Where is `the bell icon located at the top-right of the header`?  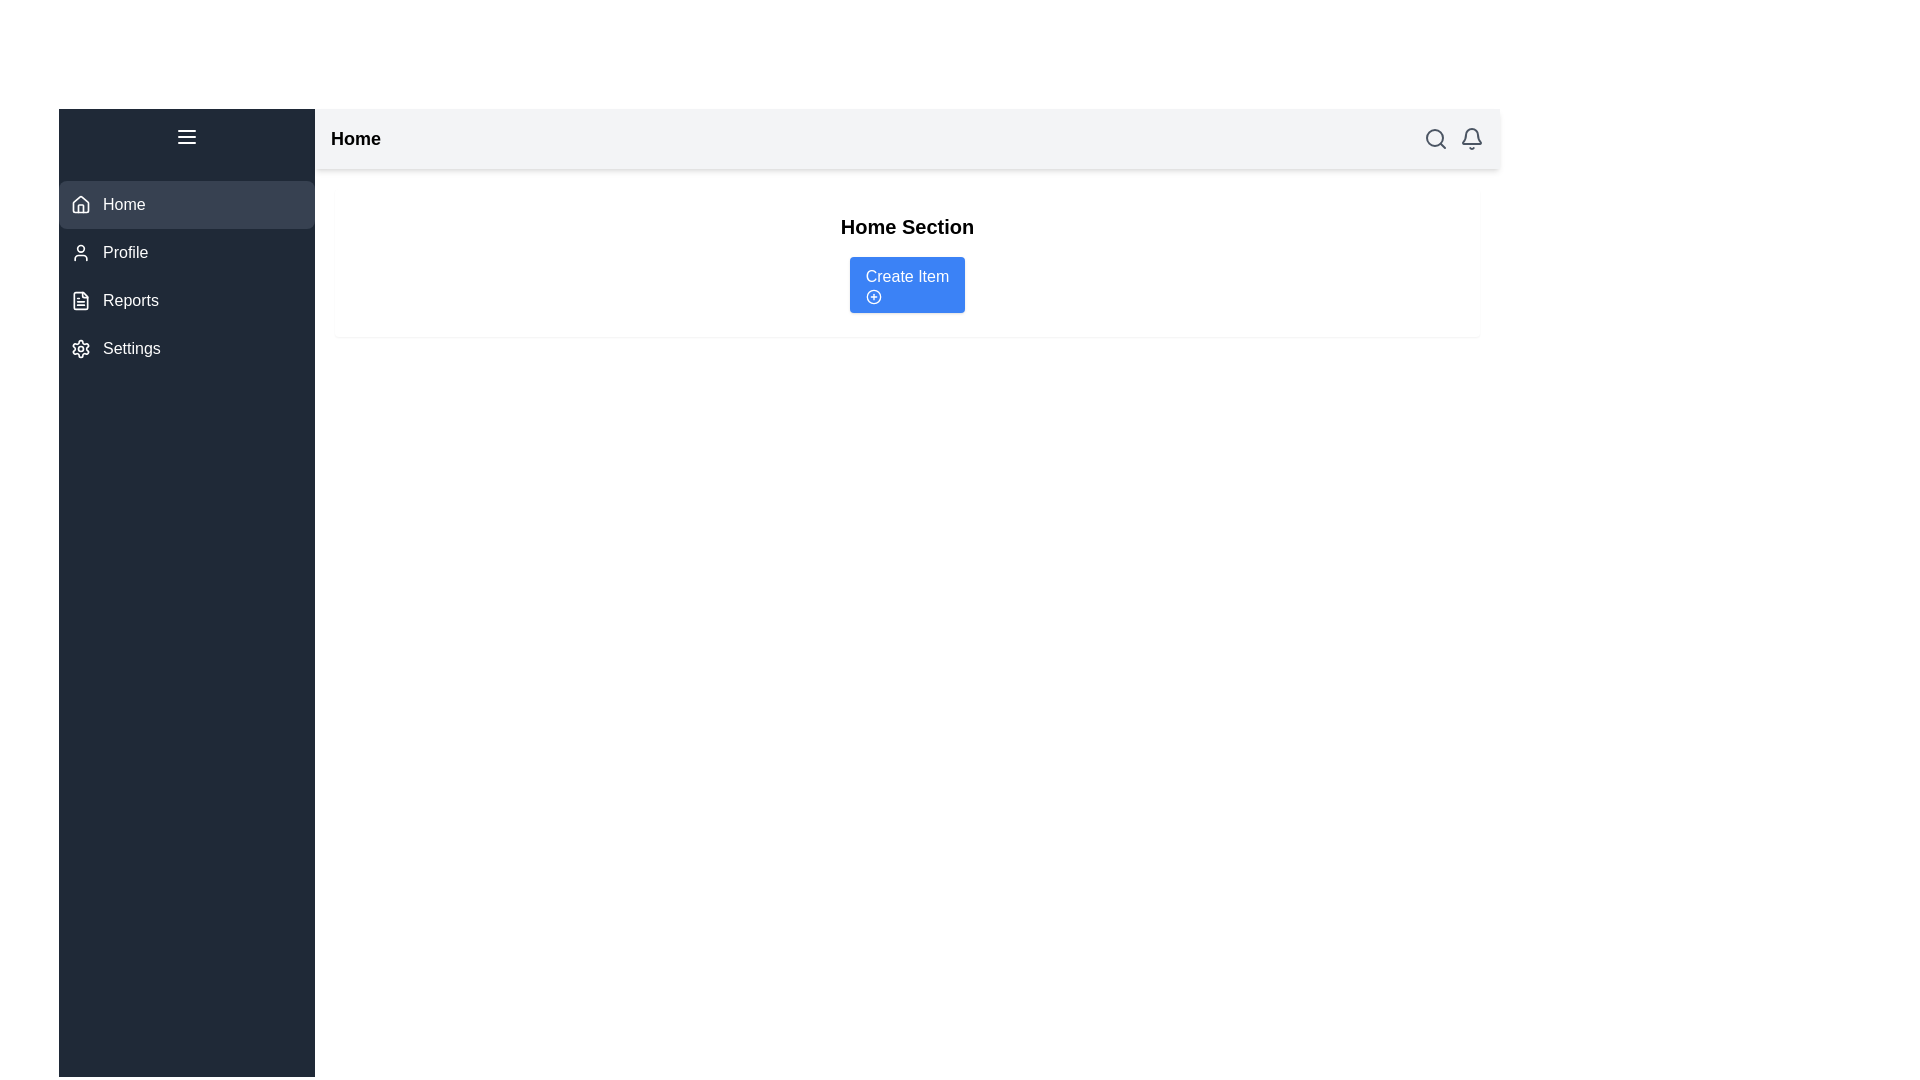
the bell icon located at the top-right of the header is located at coordinates (1472, 137).